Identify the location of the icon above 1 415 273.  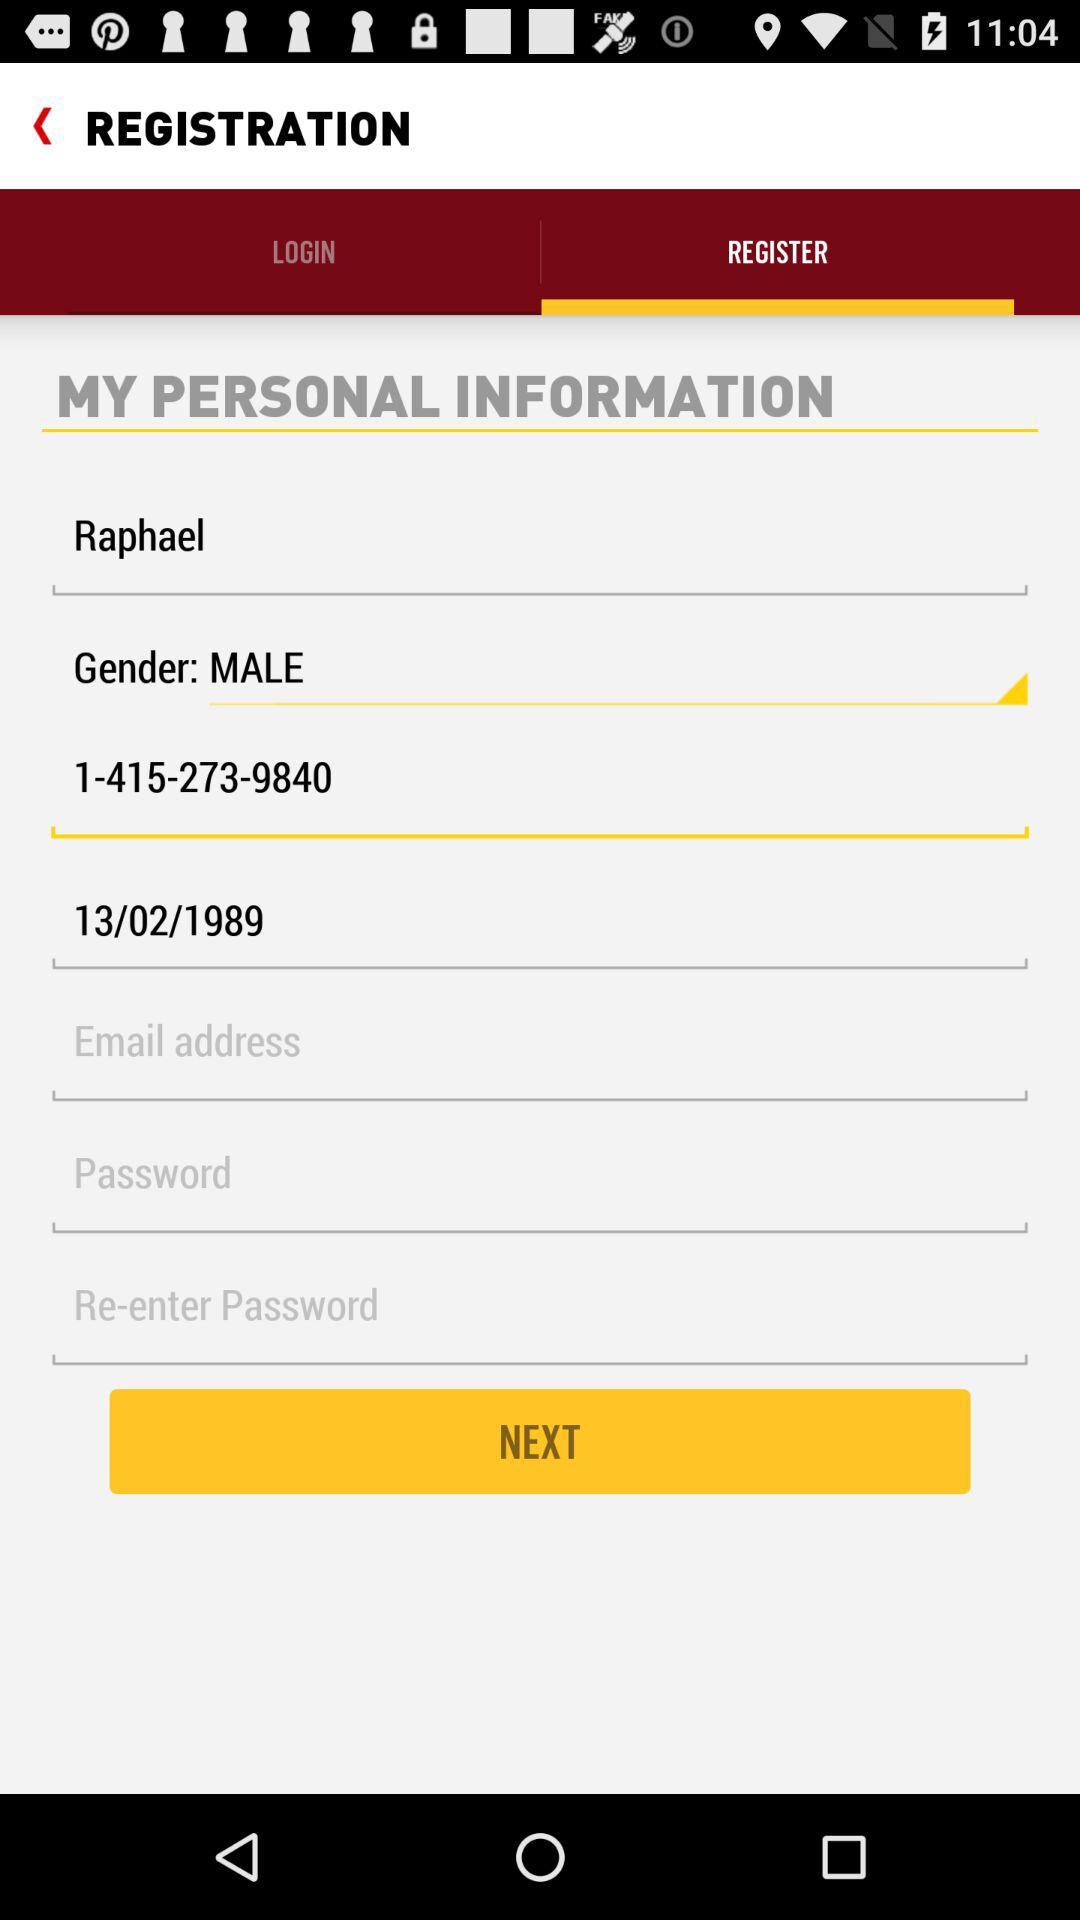
(617, 667).